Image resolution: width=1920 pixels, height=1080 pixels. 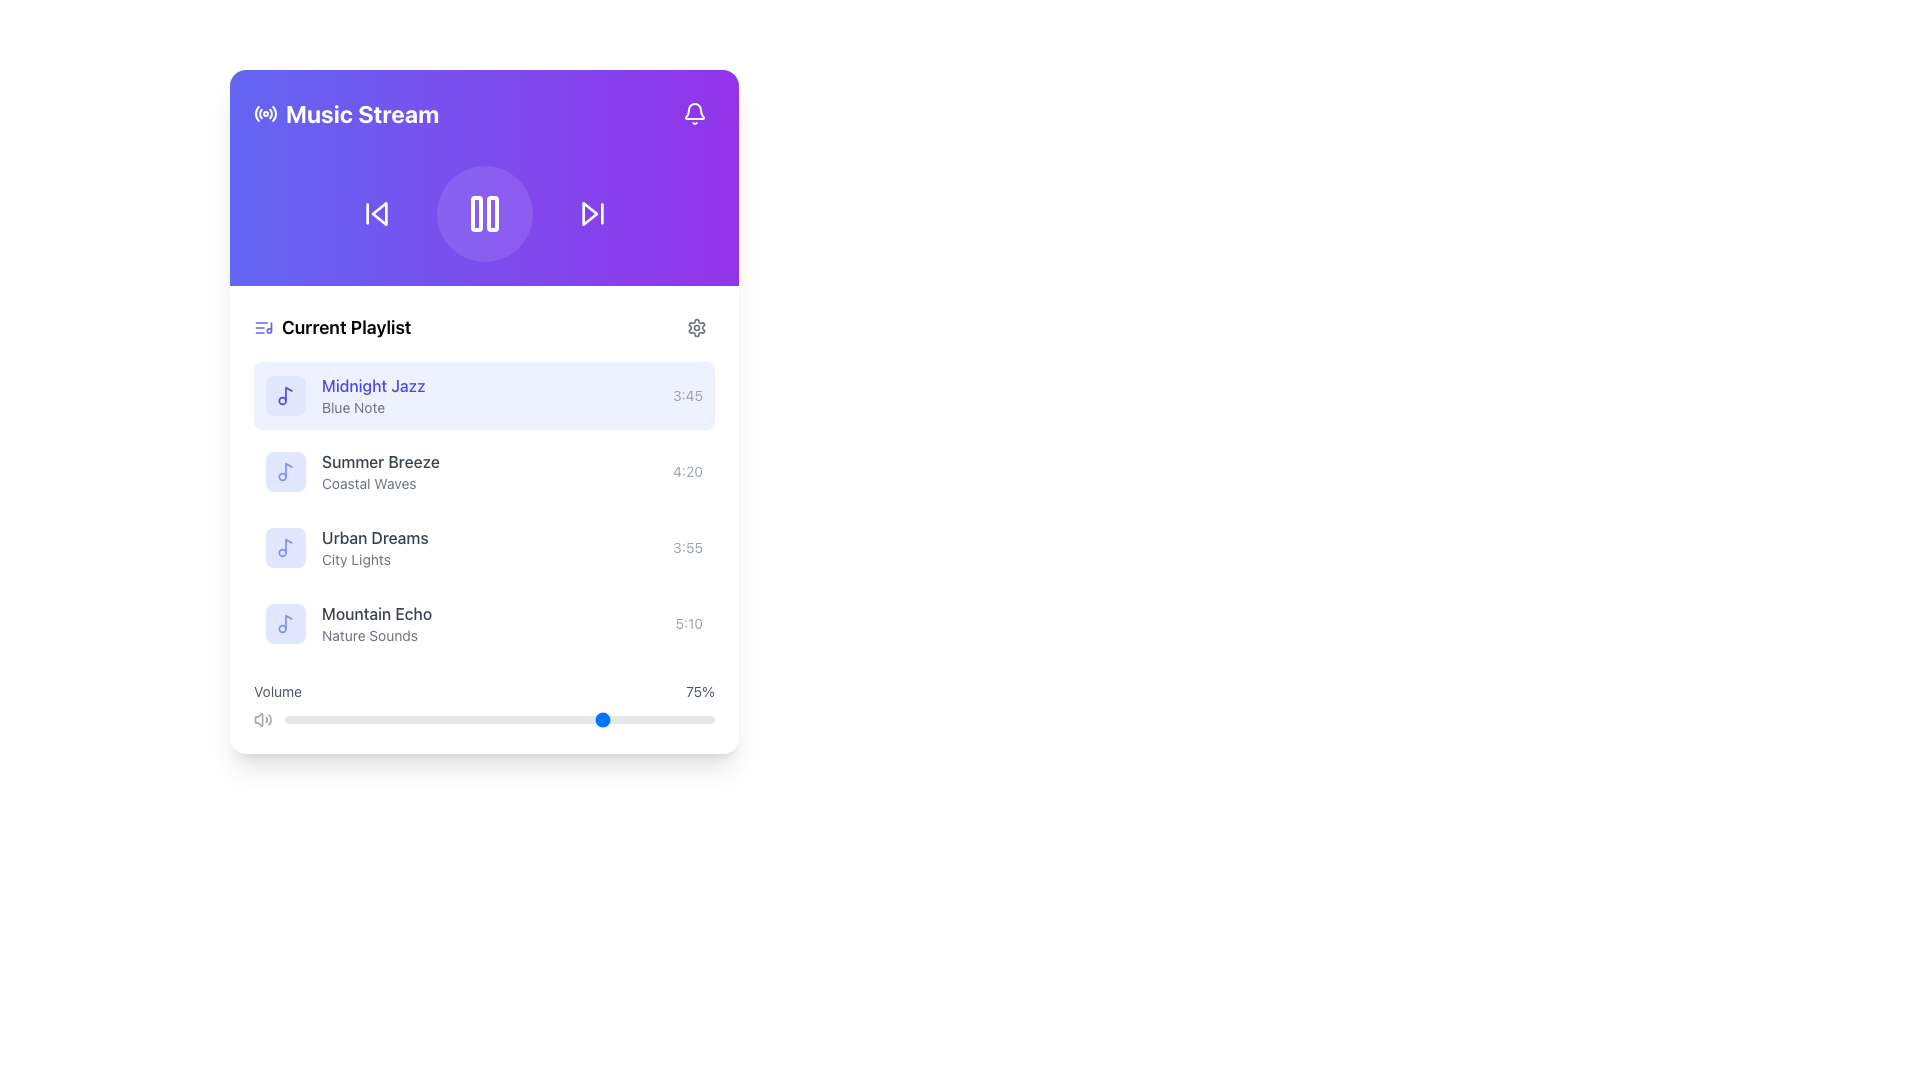 What do you see at coordinates (484, 471) in the screenshot?
I see `the interactive list item labeled 'Summer Breeze' in the 'Current Playlist' section` at bounding box center [484, 471].